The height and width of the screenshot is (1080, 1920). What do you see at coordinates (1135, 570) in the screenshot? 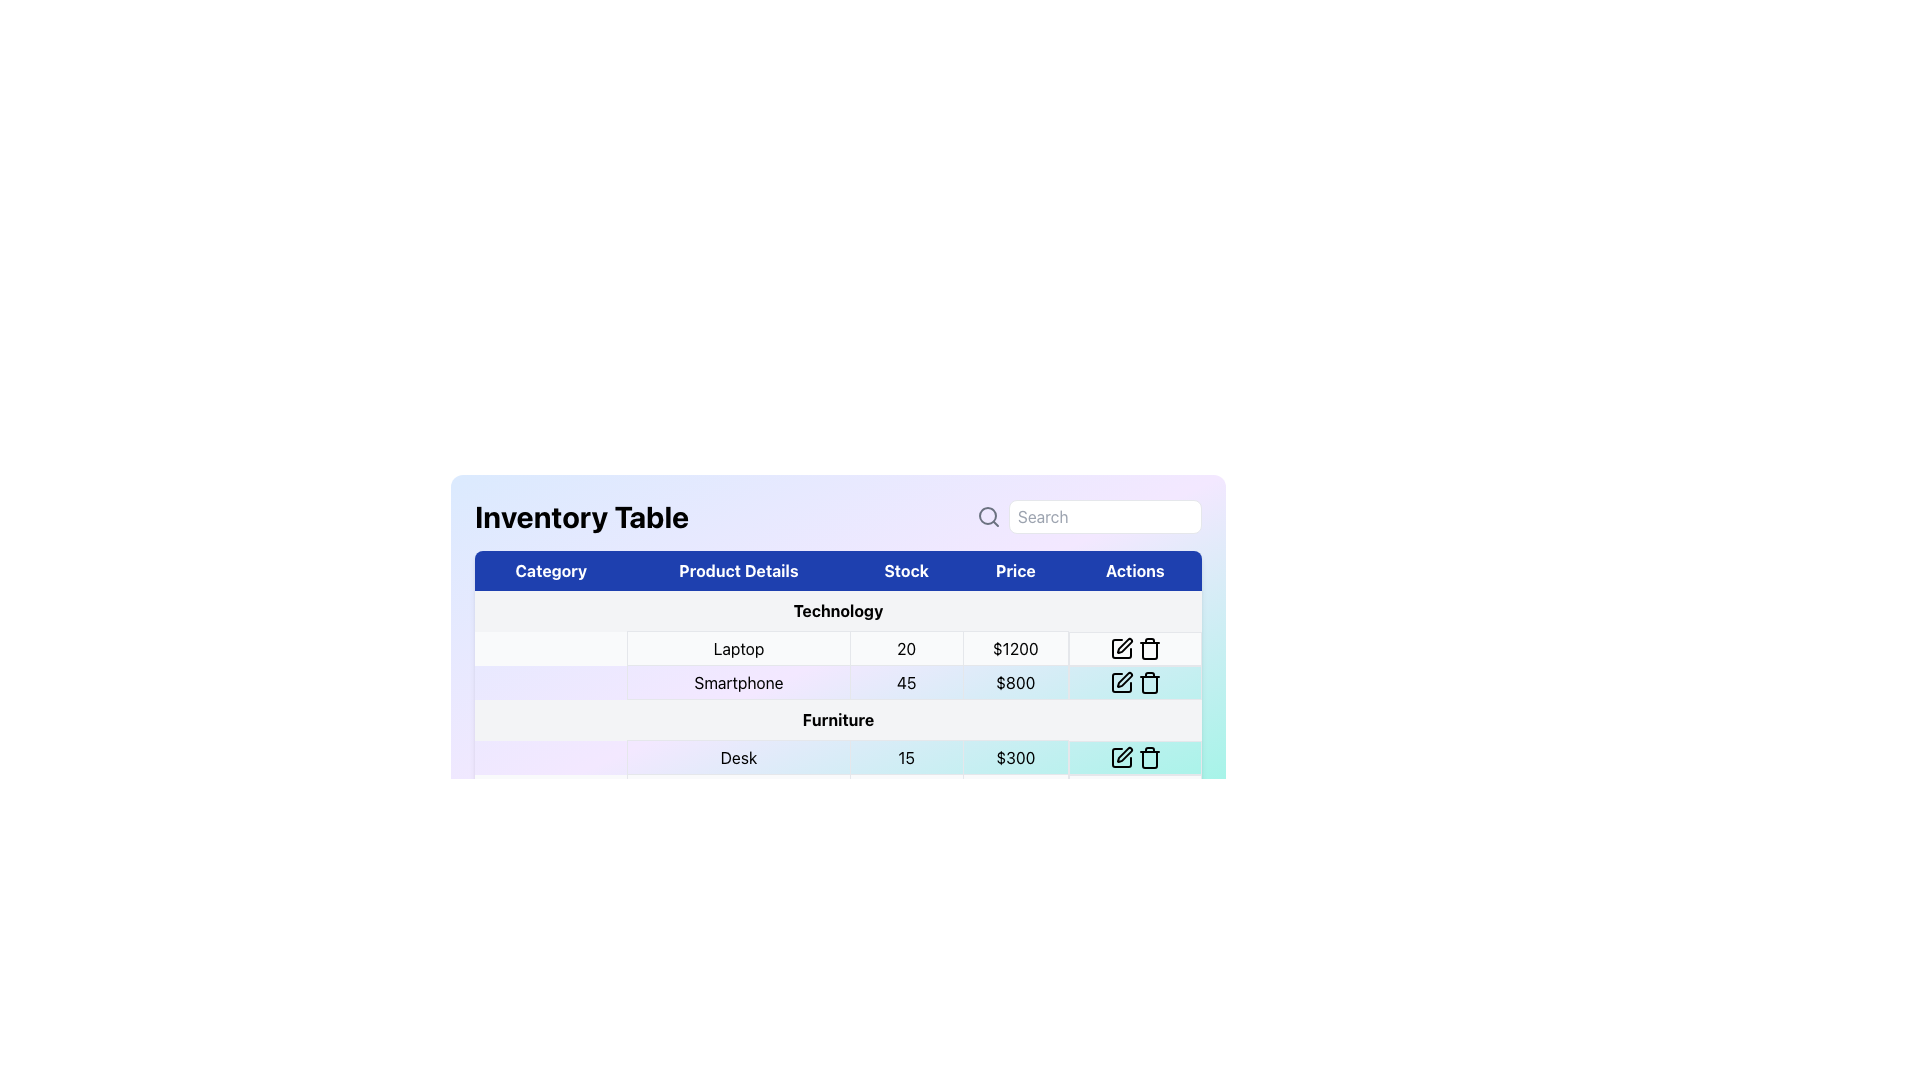
I see `the 'Actions' column header in the table, which is located at the top-right corner of the table content` at bounding box center [1135, 570].